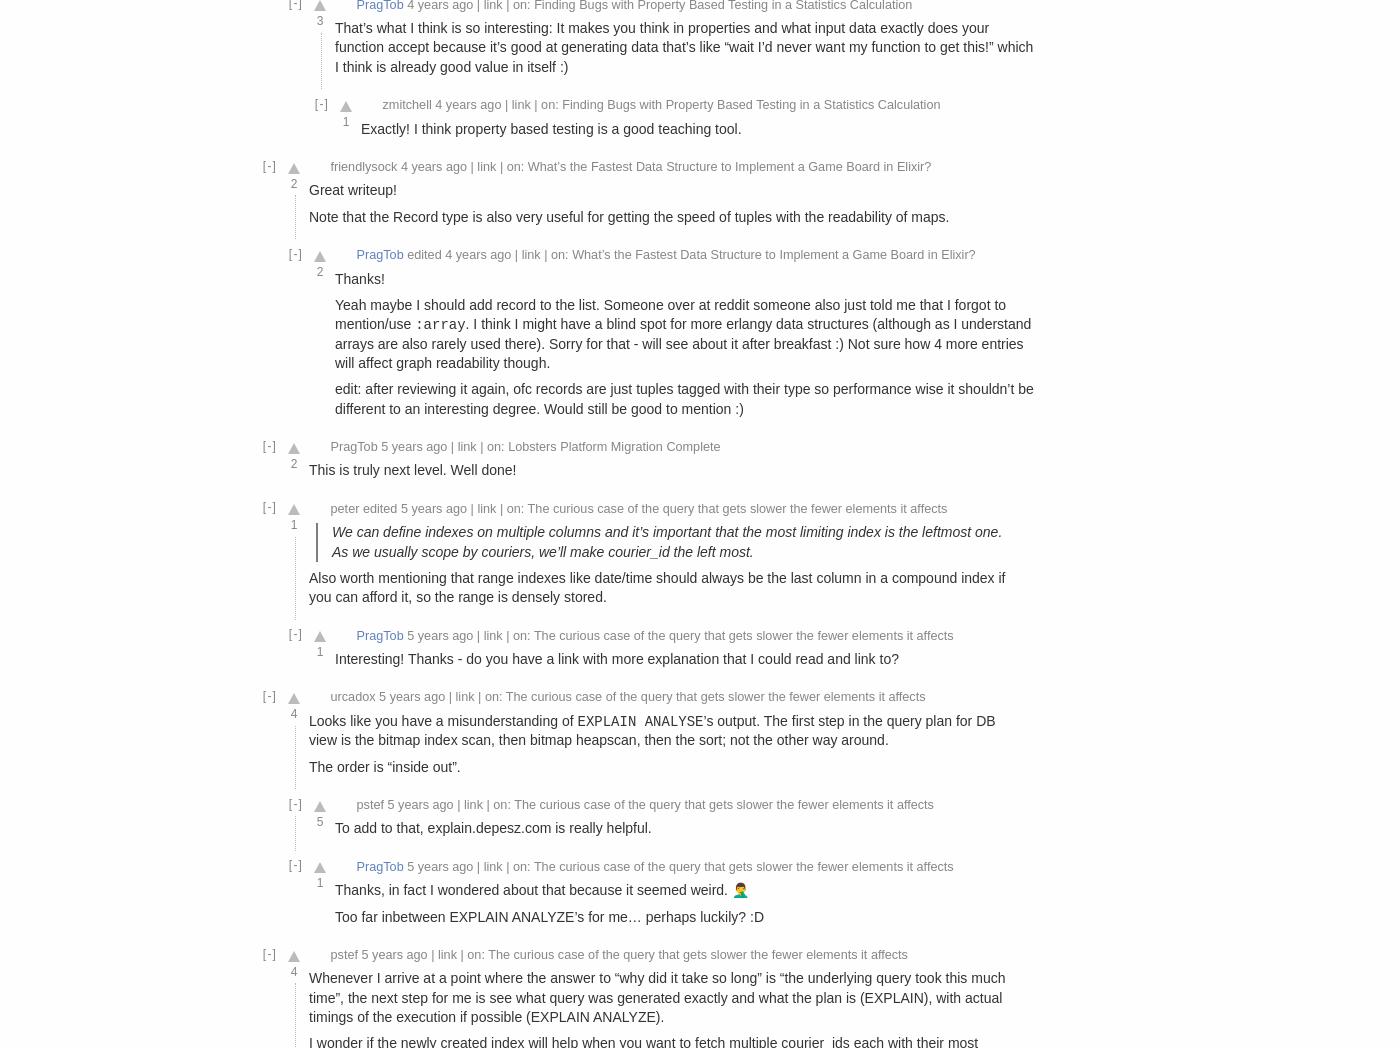 Image resolution: width=1400 pixels, height=1048 pixels. Describe the element at coordinates (541, 888) in the screenshot. I see `'Thanks, in fact I wondered about that because it seemed weird. 🤦‍♂'` at that location.